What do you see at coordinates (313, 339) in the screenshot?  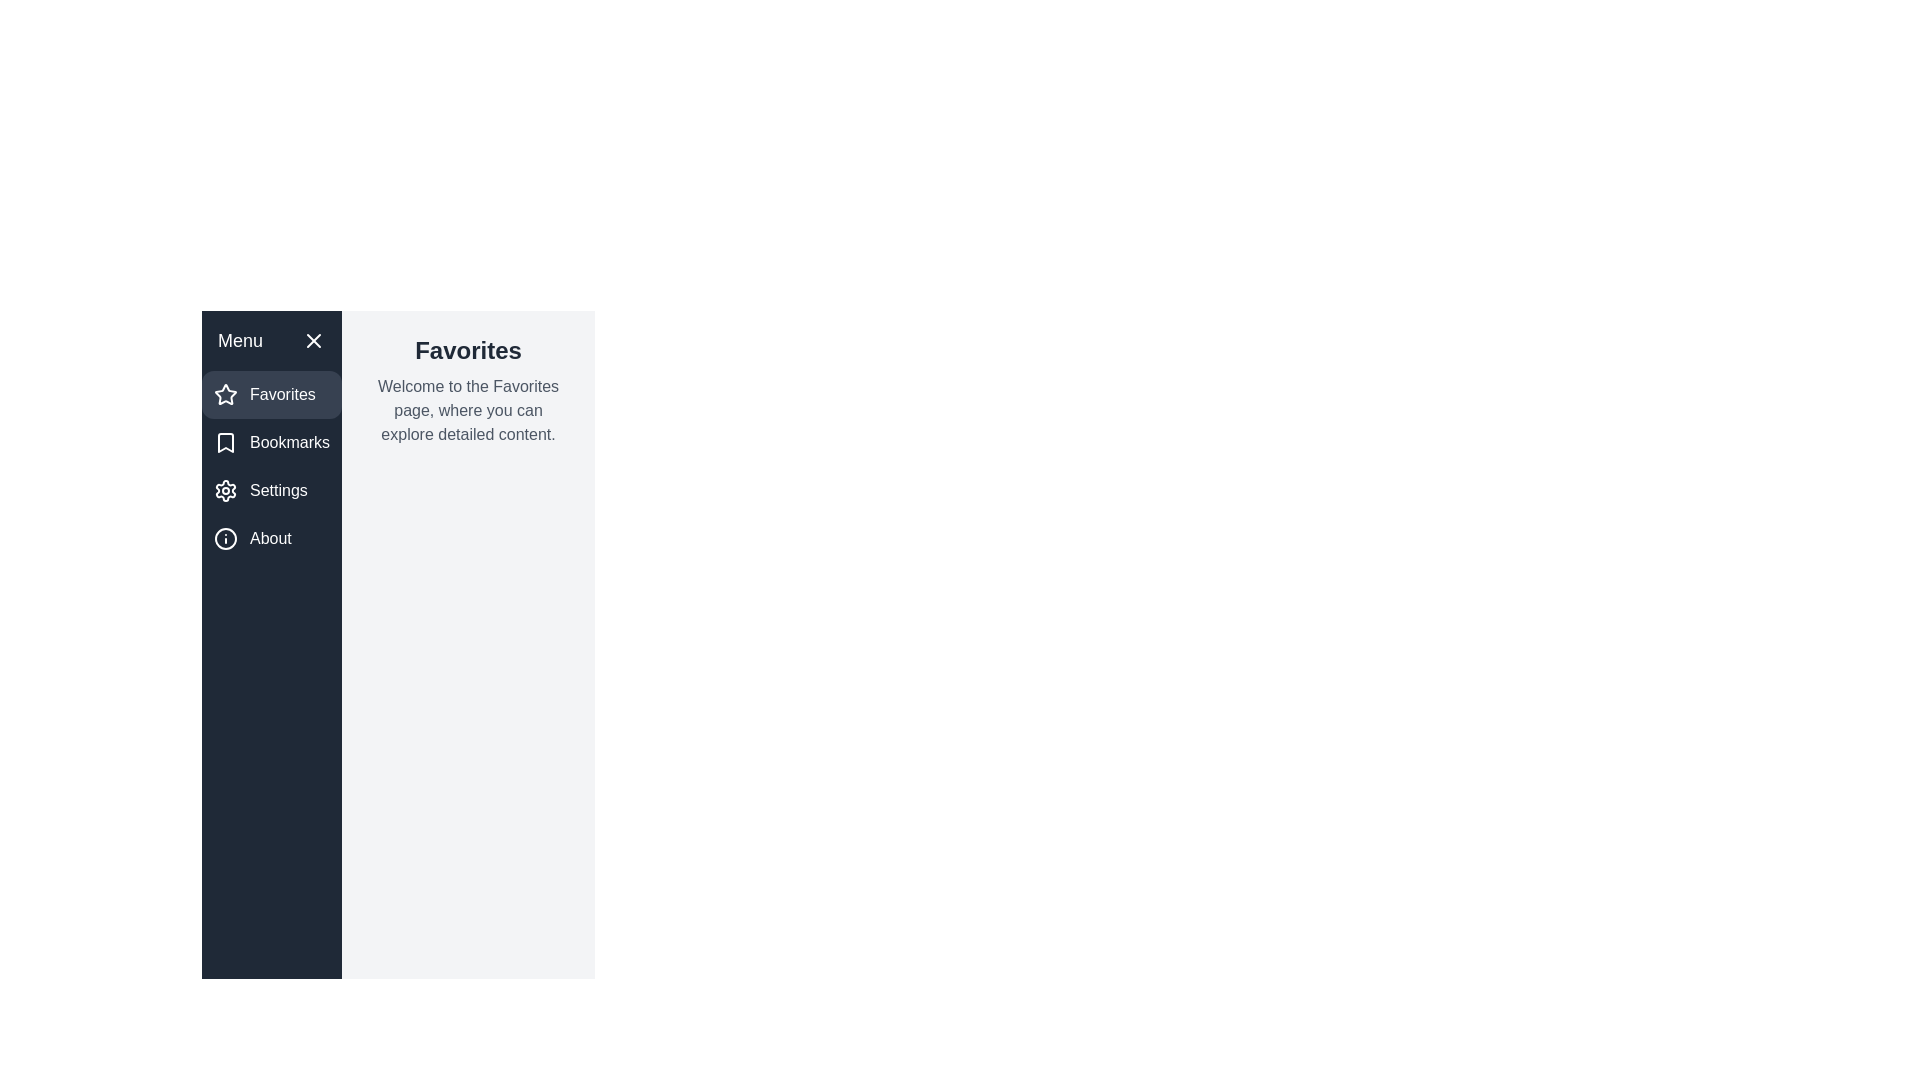 I see `the close icon located in the top-left corner of the interface, near the 'Menu' text, to prepare for dismissing the sidebar menu` at bounding box center [313, 339].